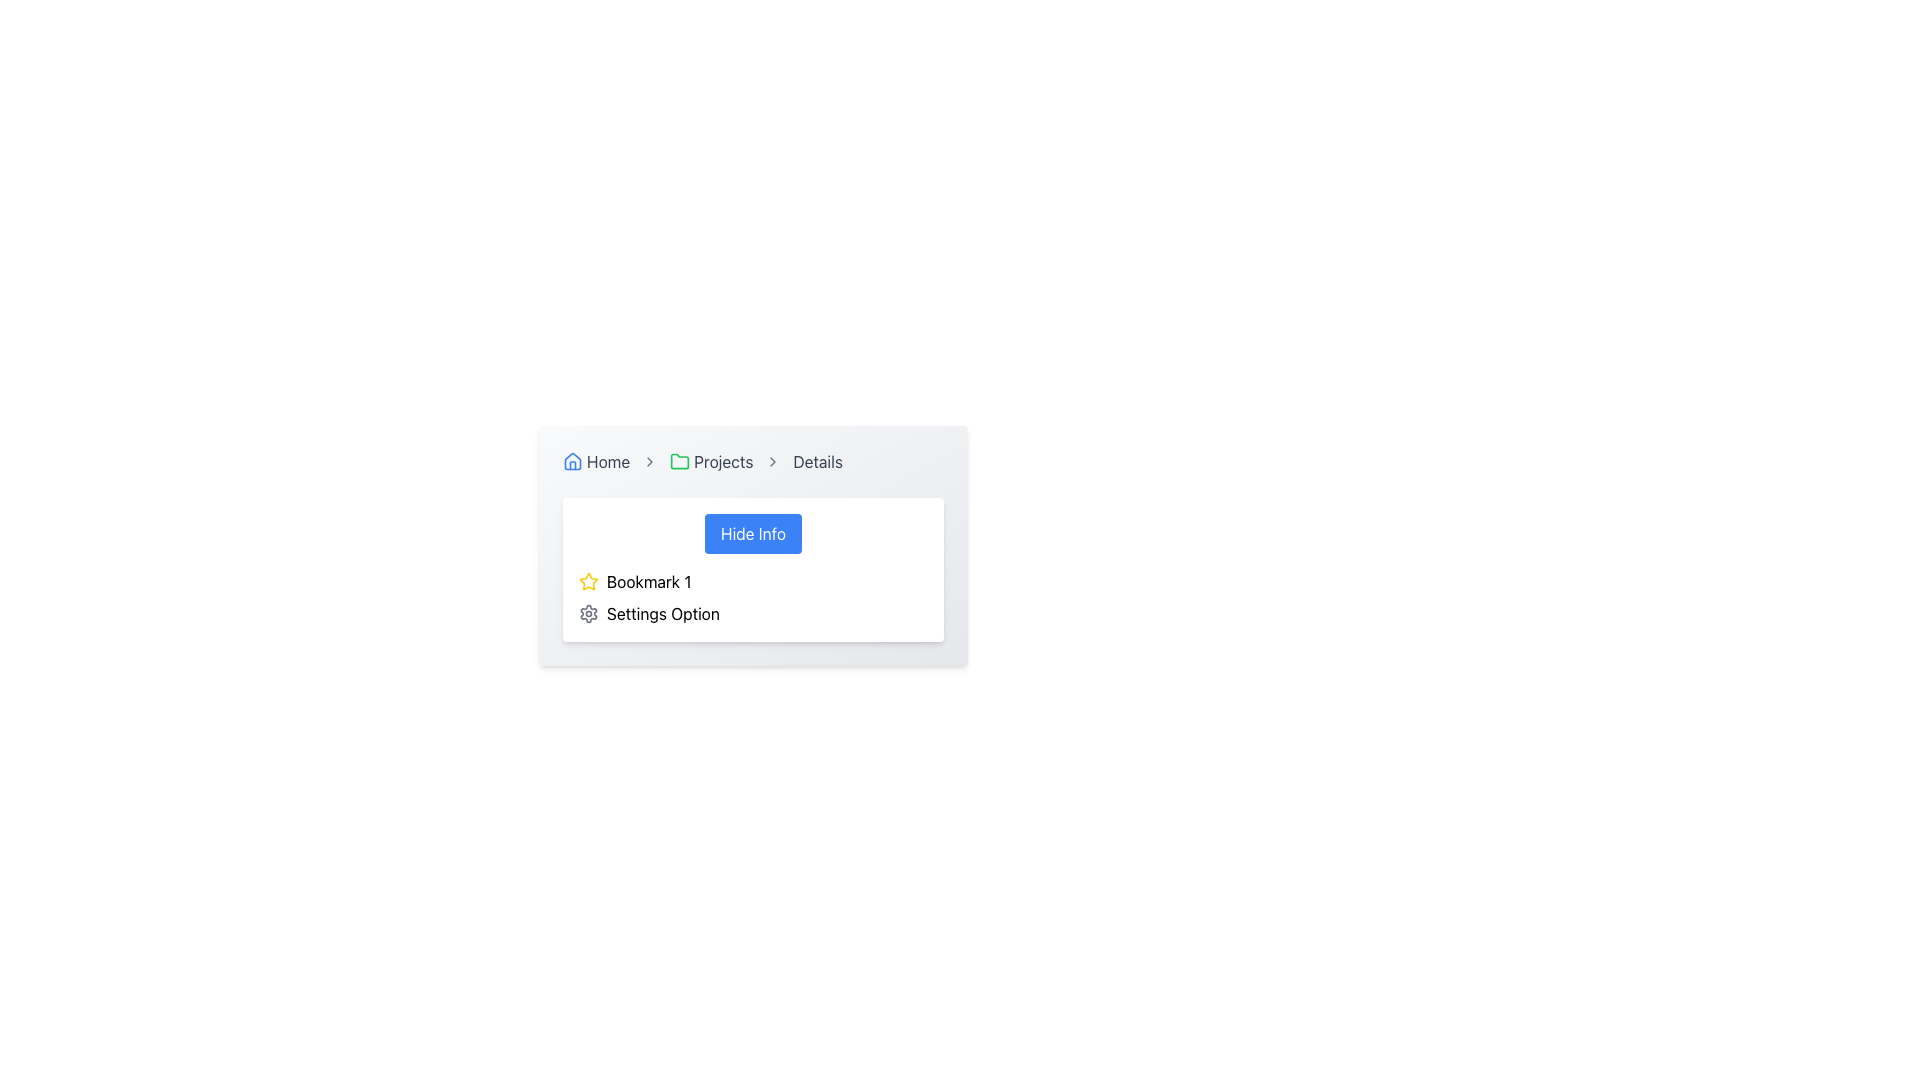  I want to click on the folder icon with a green outline located in the breadcrumb navigation bar, positioned to the left of the 'Projects' text, so click(680, 462).